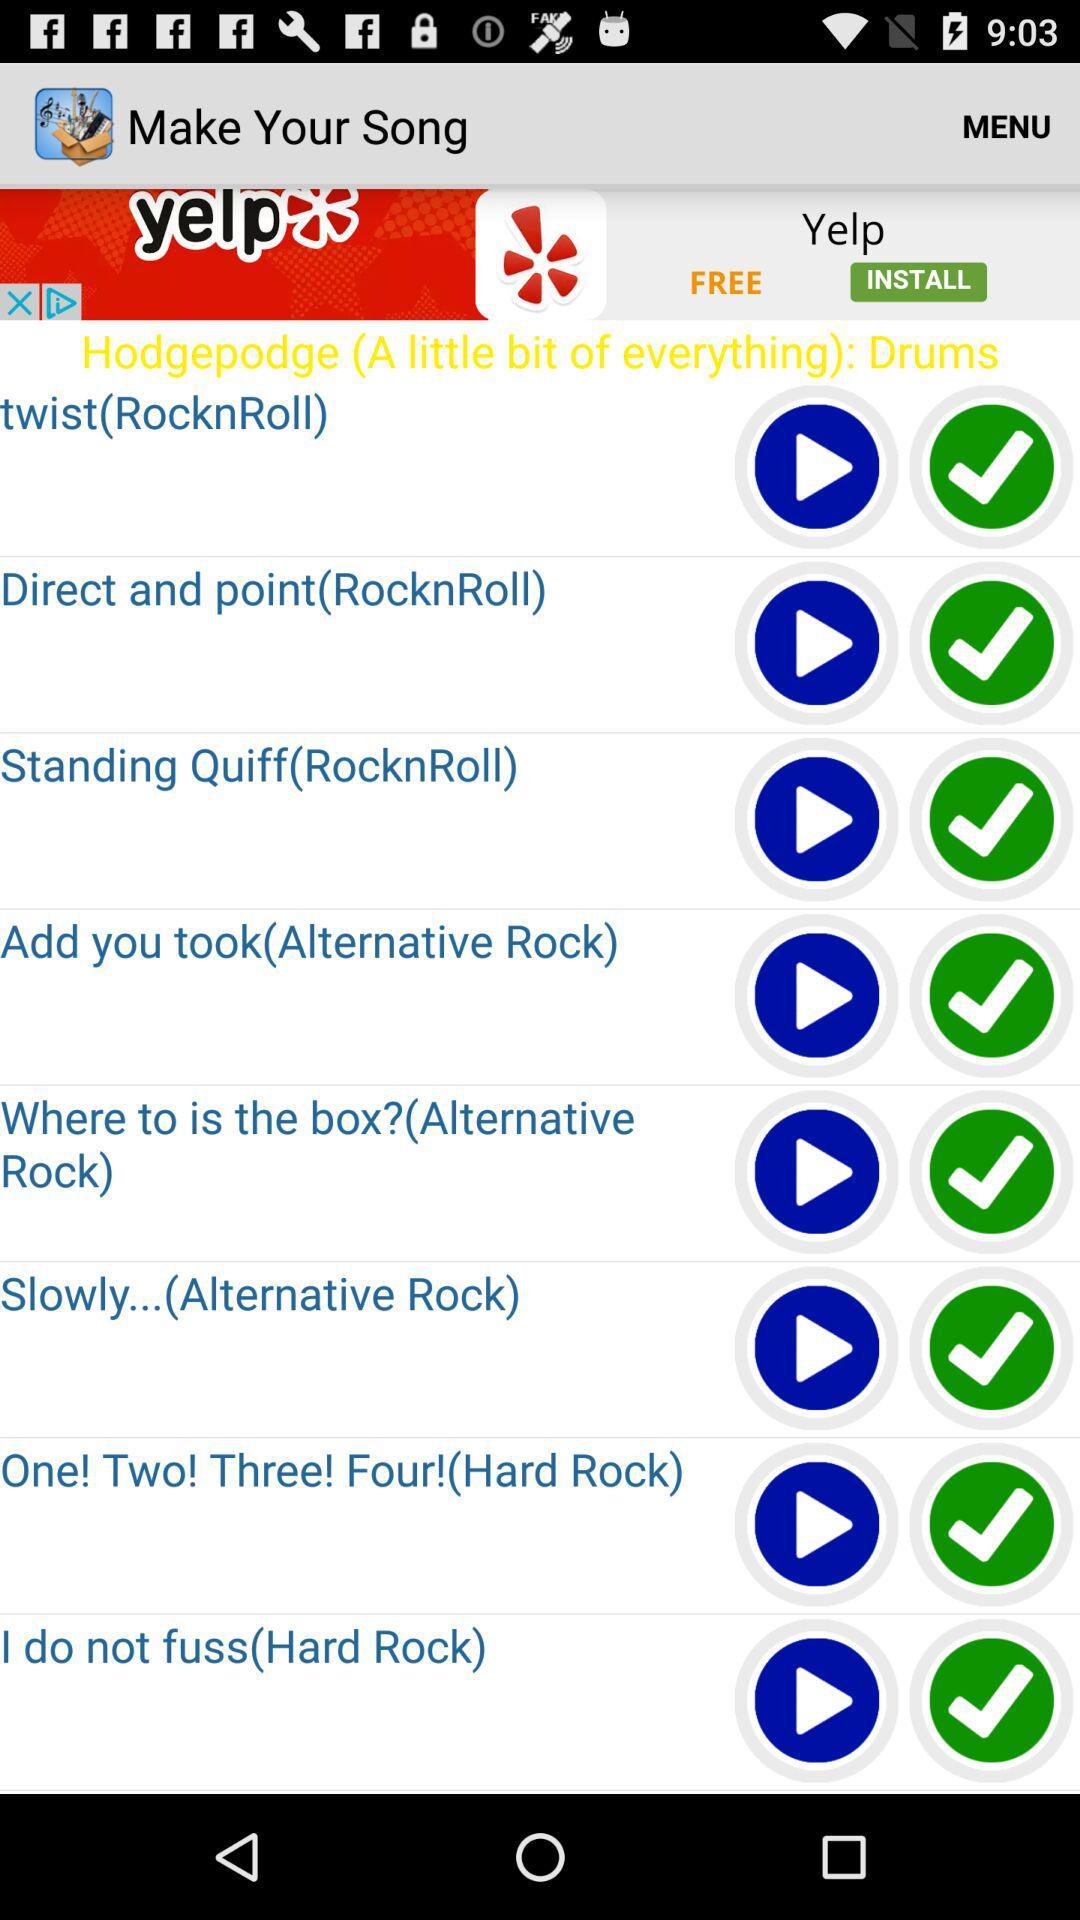 This screenshot has width=1080, height=1920. I want to click on choose this option, so click(992, 820).